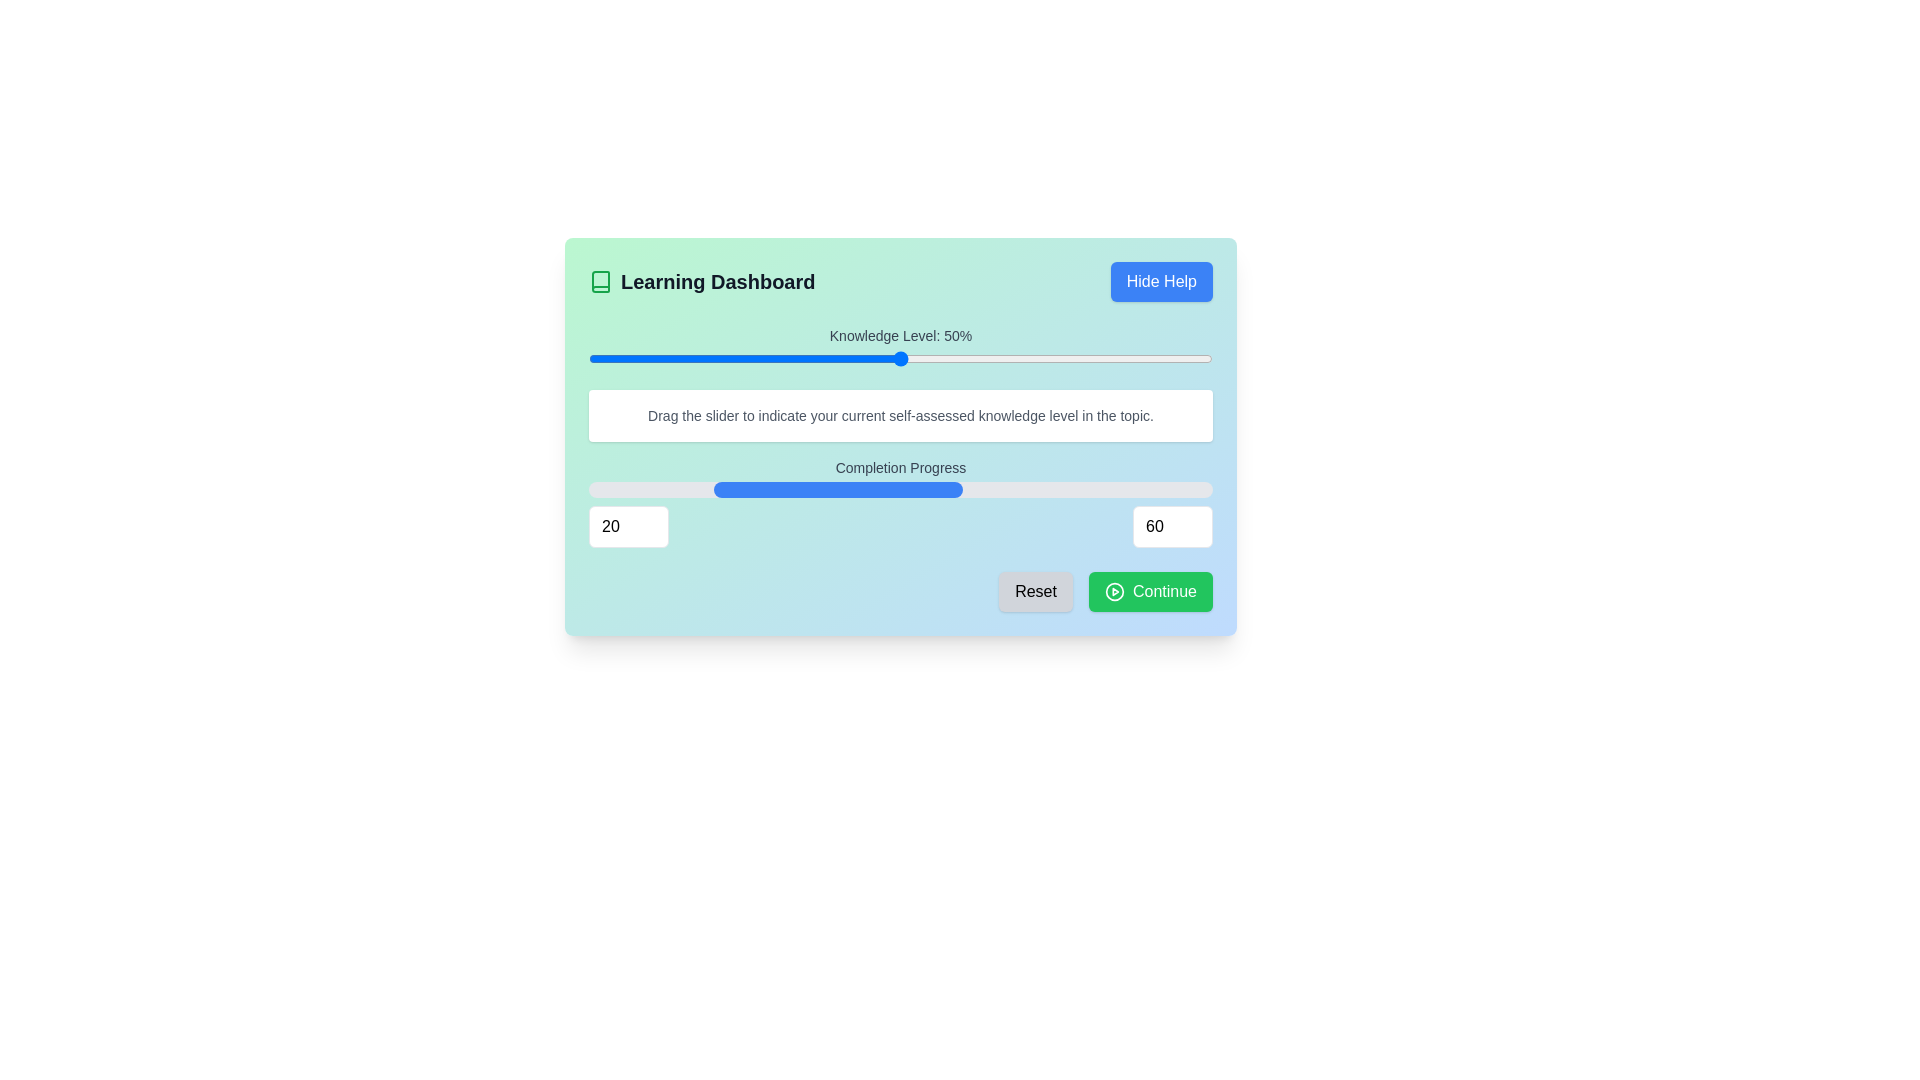 The image size is (1920, 1080). I want to click on the numeric input field, which is the leftmost input field beneath the 'Completion Progress' progress bar, to interact with it, so click(627, 526).